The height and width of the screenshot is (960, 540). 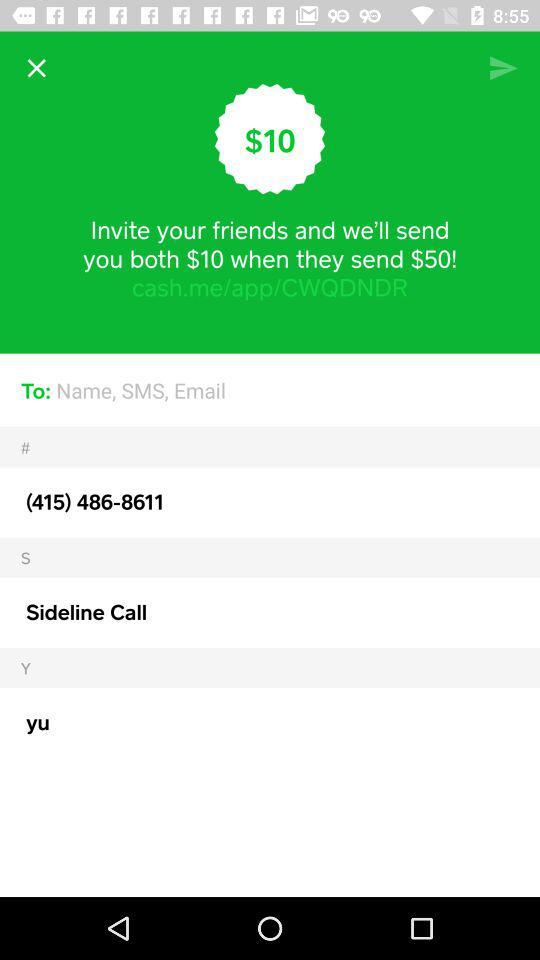 I want to click on the close icon, so click(x=36, y=68).